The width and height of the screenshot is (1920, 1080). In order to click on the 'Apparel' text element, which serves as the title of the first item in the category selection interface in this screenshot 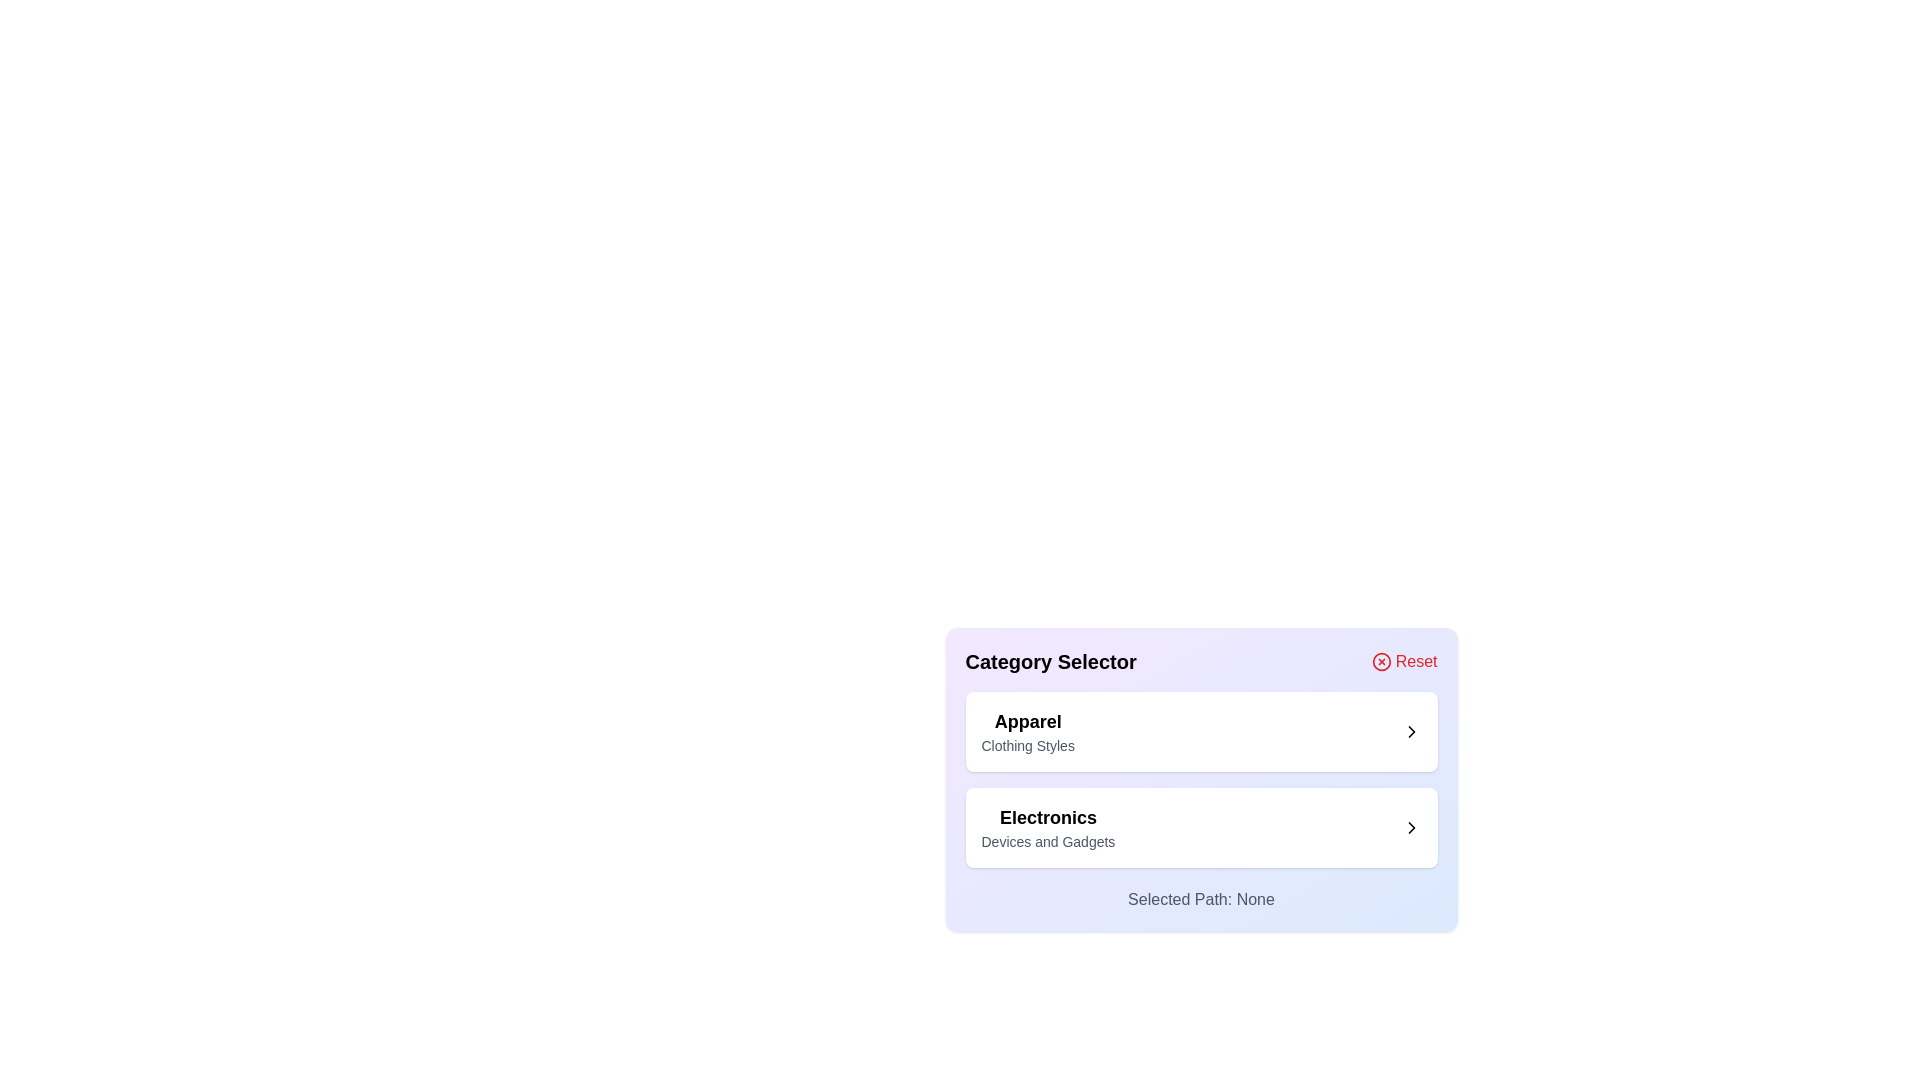, I will do `click(1028, 721)`.